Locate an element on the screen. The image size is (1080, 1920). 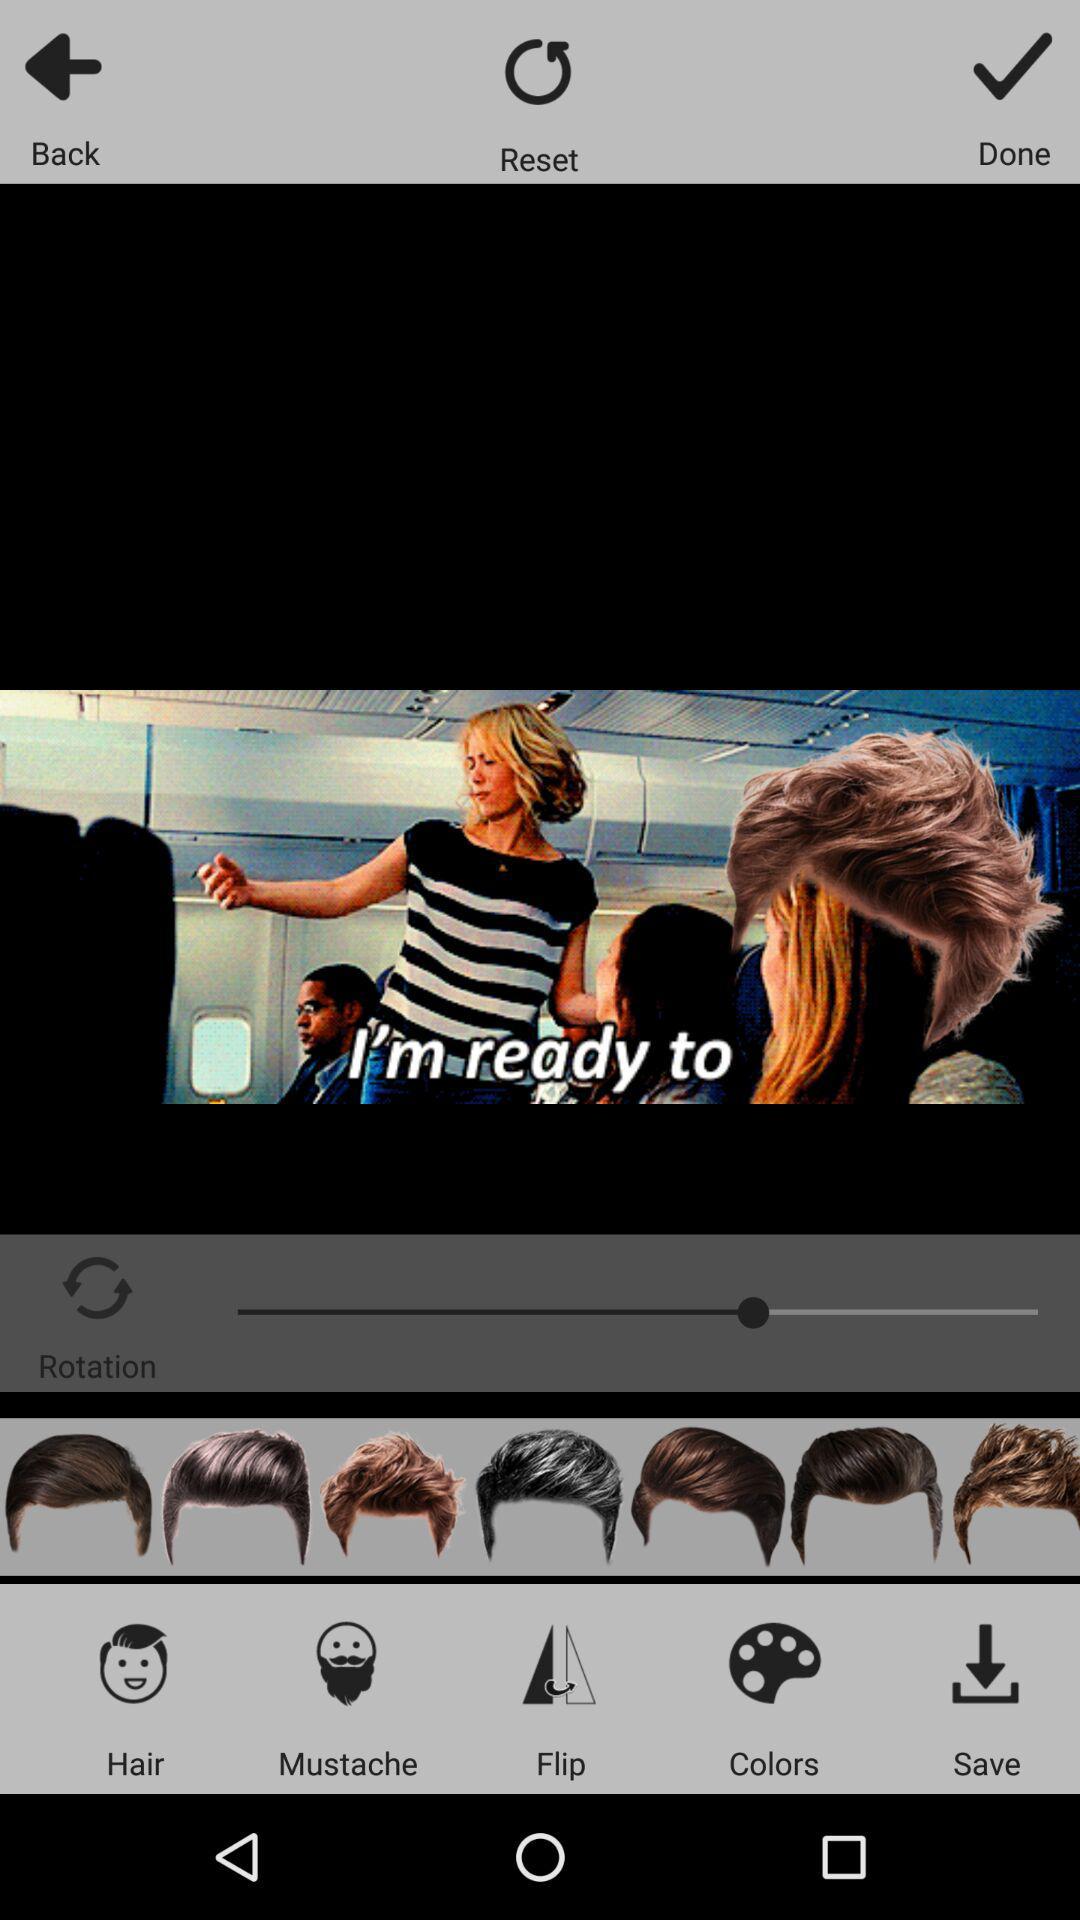
a hairstyle overlay is located at coordinates (865, 1497).